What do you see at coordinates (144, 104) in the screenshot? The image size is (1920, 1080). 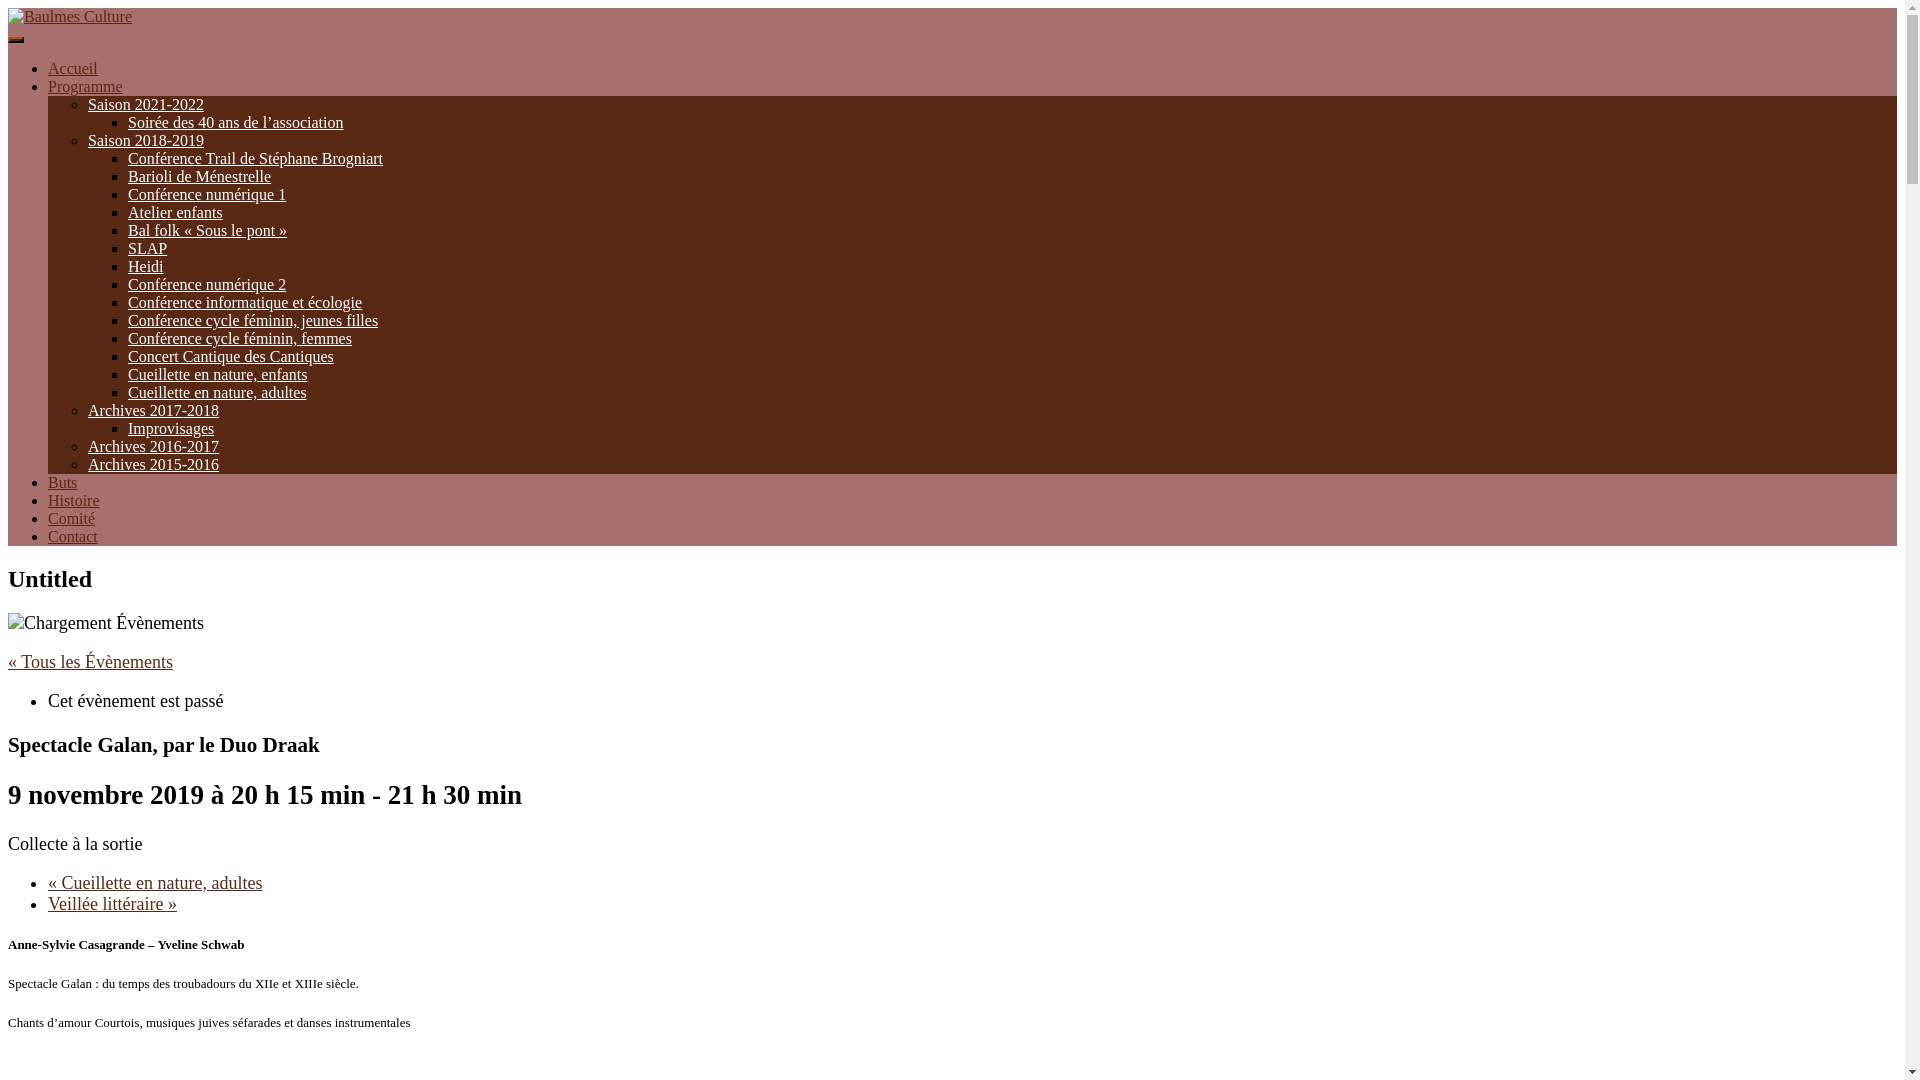 I see `'Saison 2021-2022'` at bounding box center [144, 104].